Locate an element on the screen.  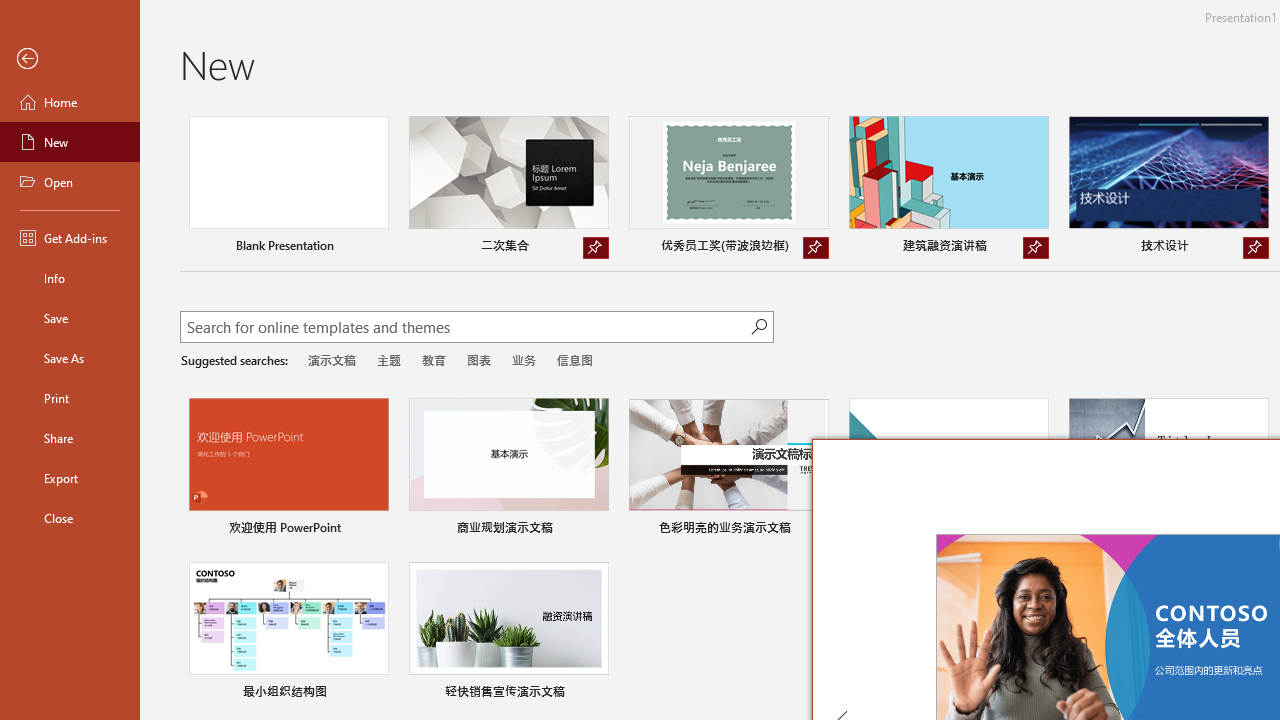
'Save As' is located at coordinates (69, 356).